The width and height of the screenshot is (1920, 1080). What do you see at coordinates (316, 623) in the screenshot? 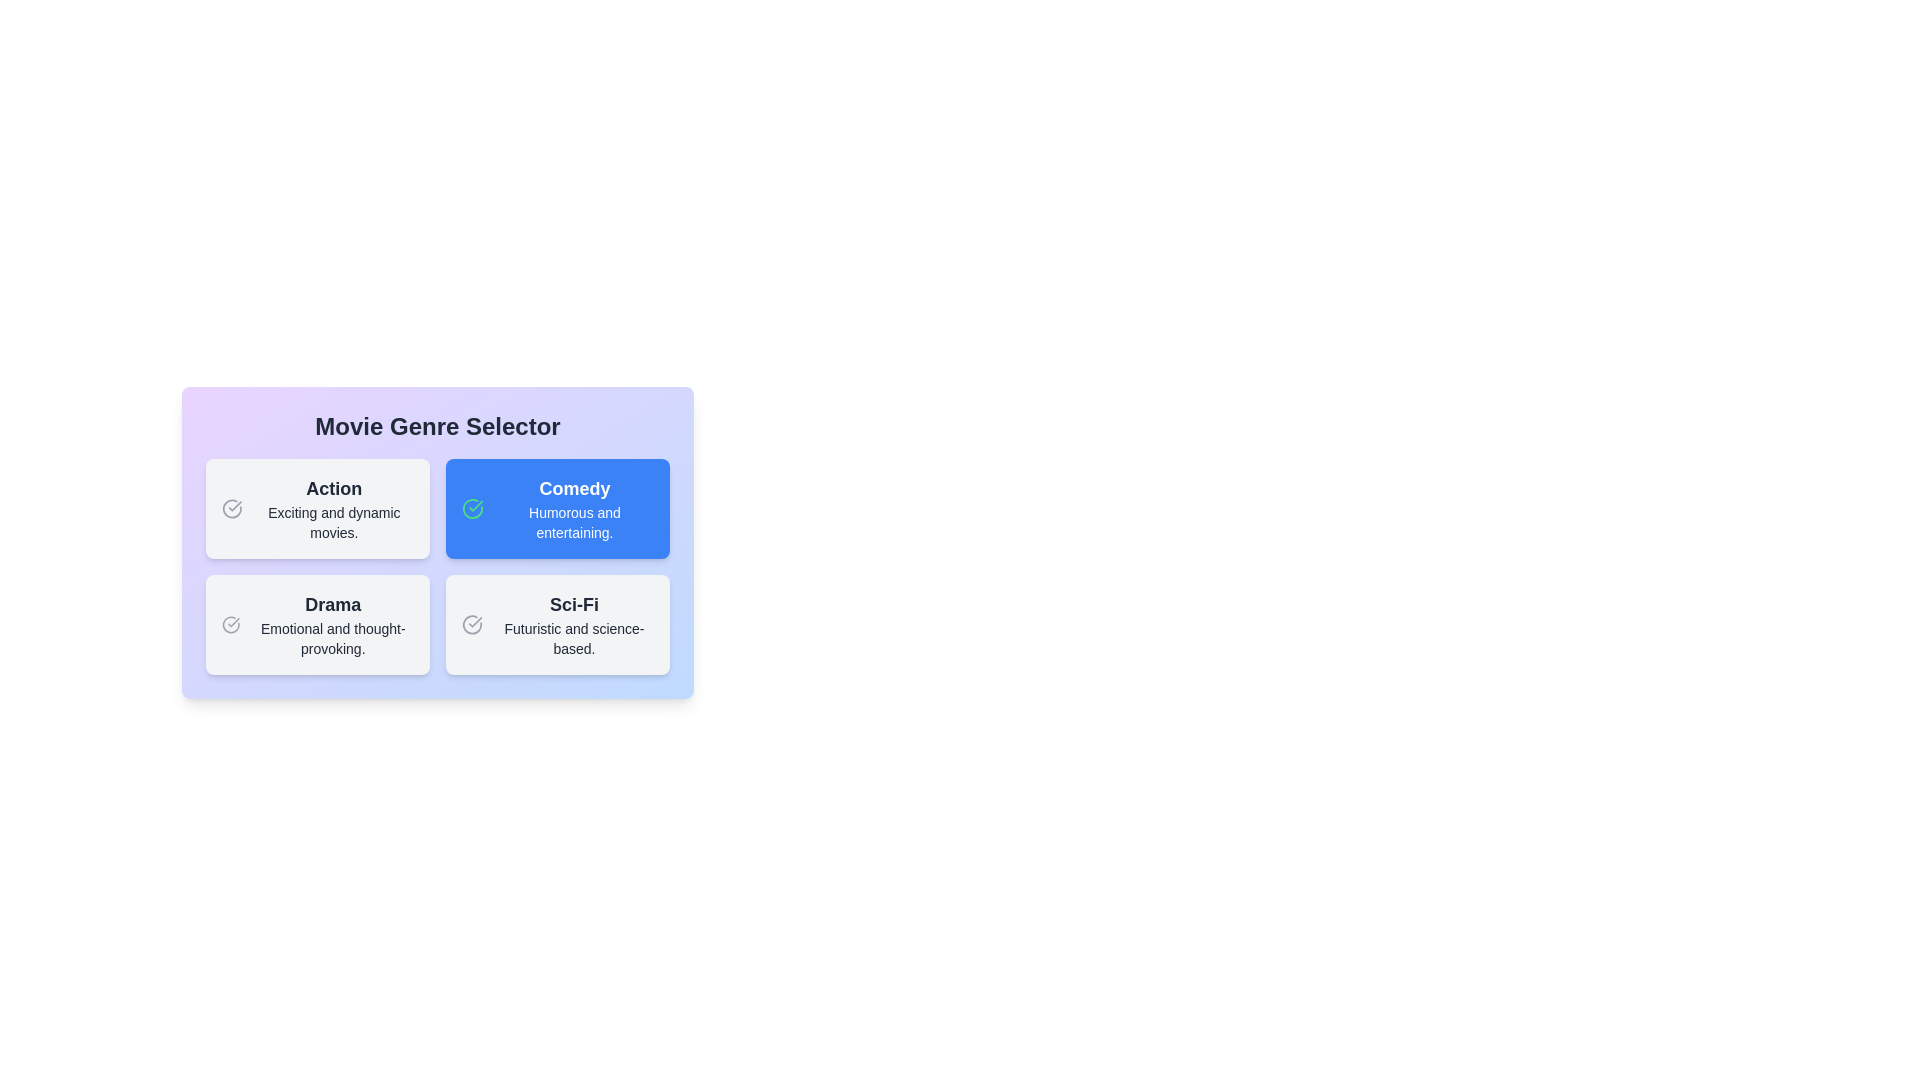
I see `the genre card labeled Drama` at bounding box center [316, 623].